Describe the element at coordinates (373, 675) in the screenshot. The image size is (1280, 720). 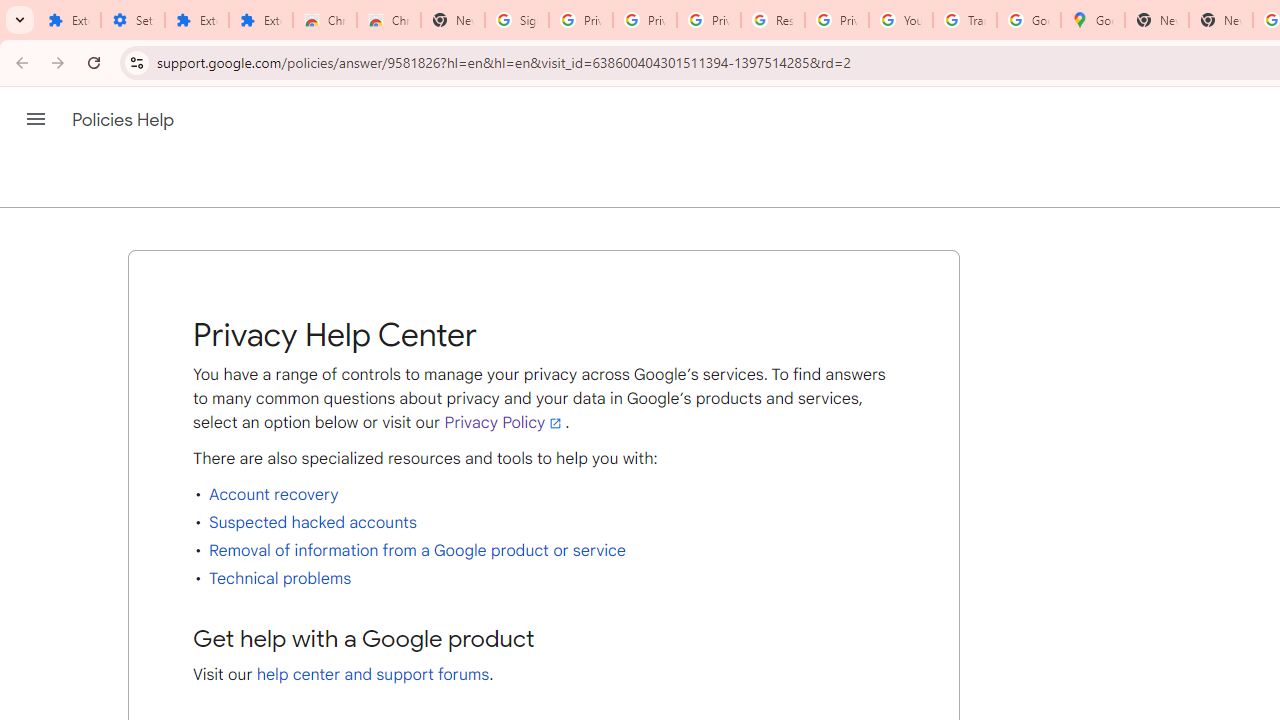
I see `'help center and support forums'` at that location.